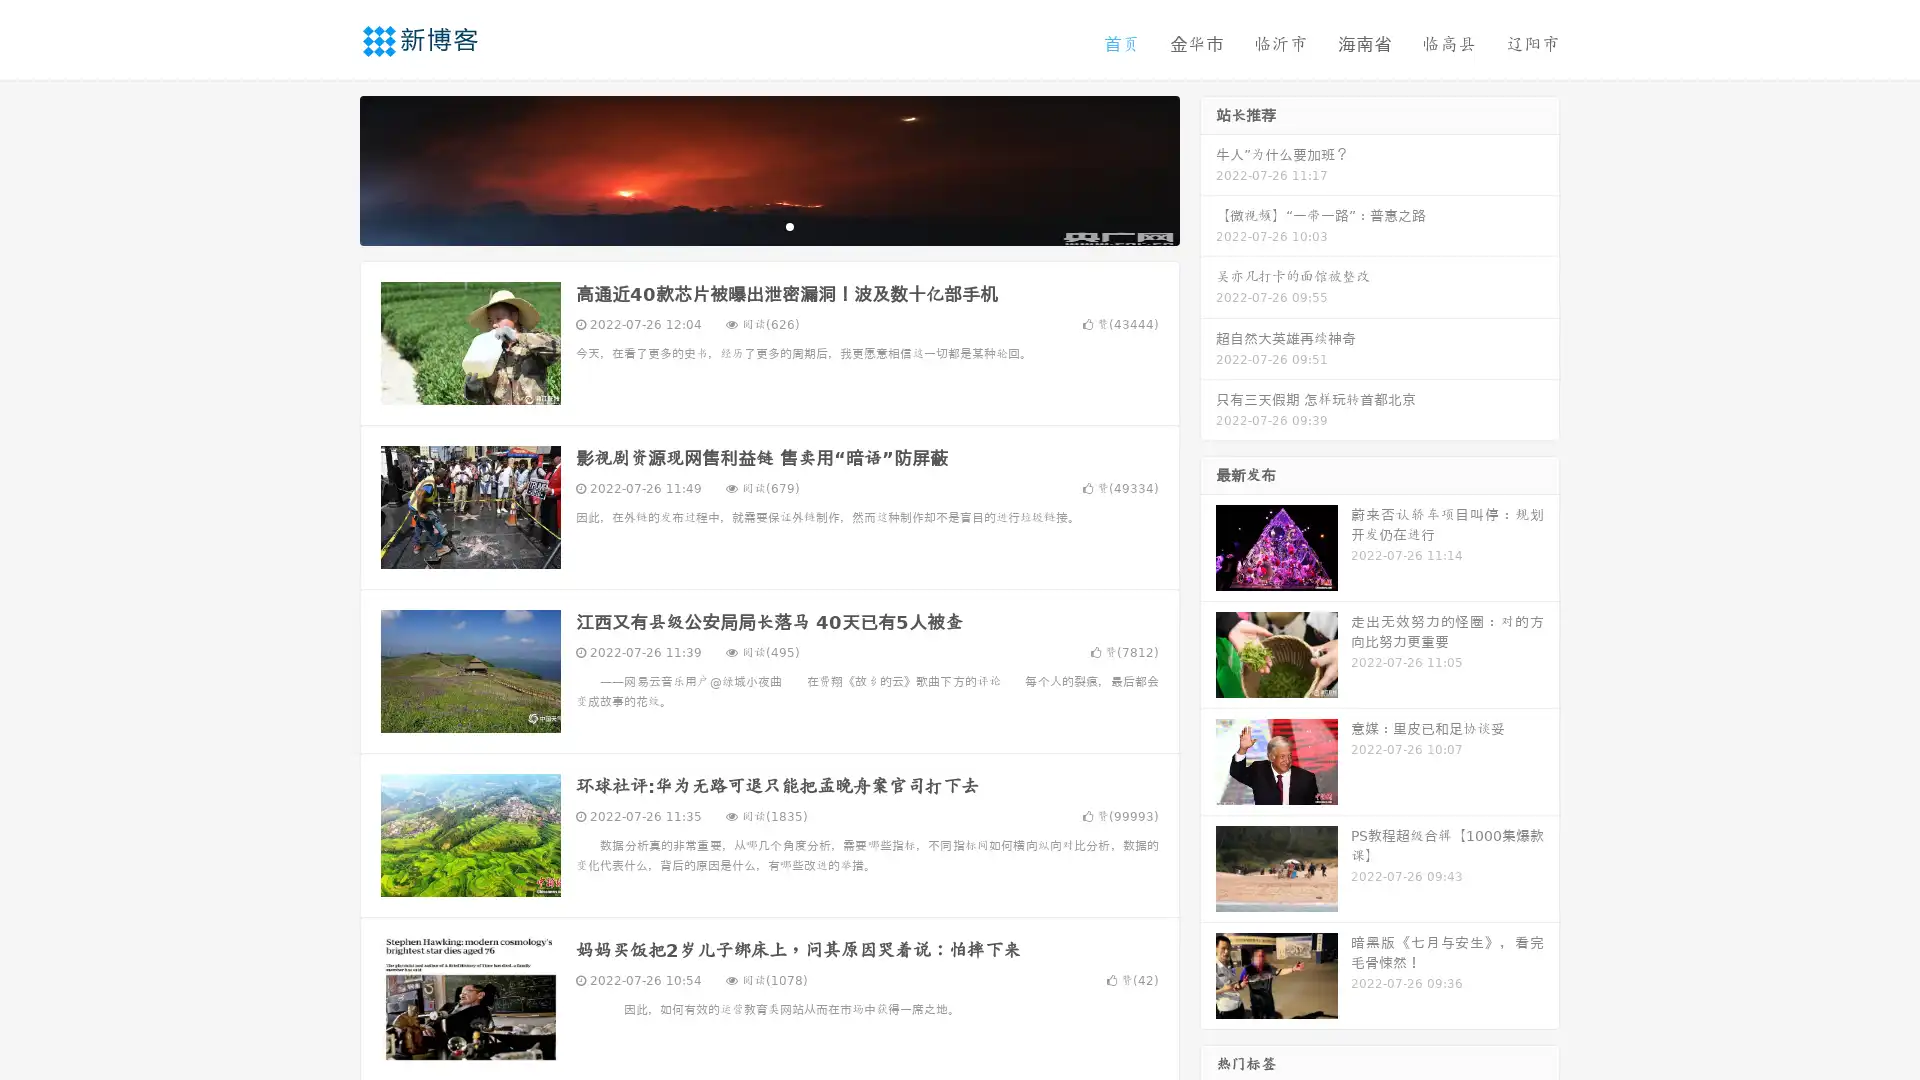 This screenshot has width=1920, height=1080. Describe the element at coordinates (330, 168) in the screenshot. I see `Previous slide` at that location.